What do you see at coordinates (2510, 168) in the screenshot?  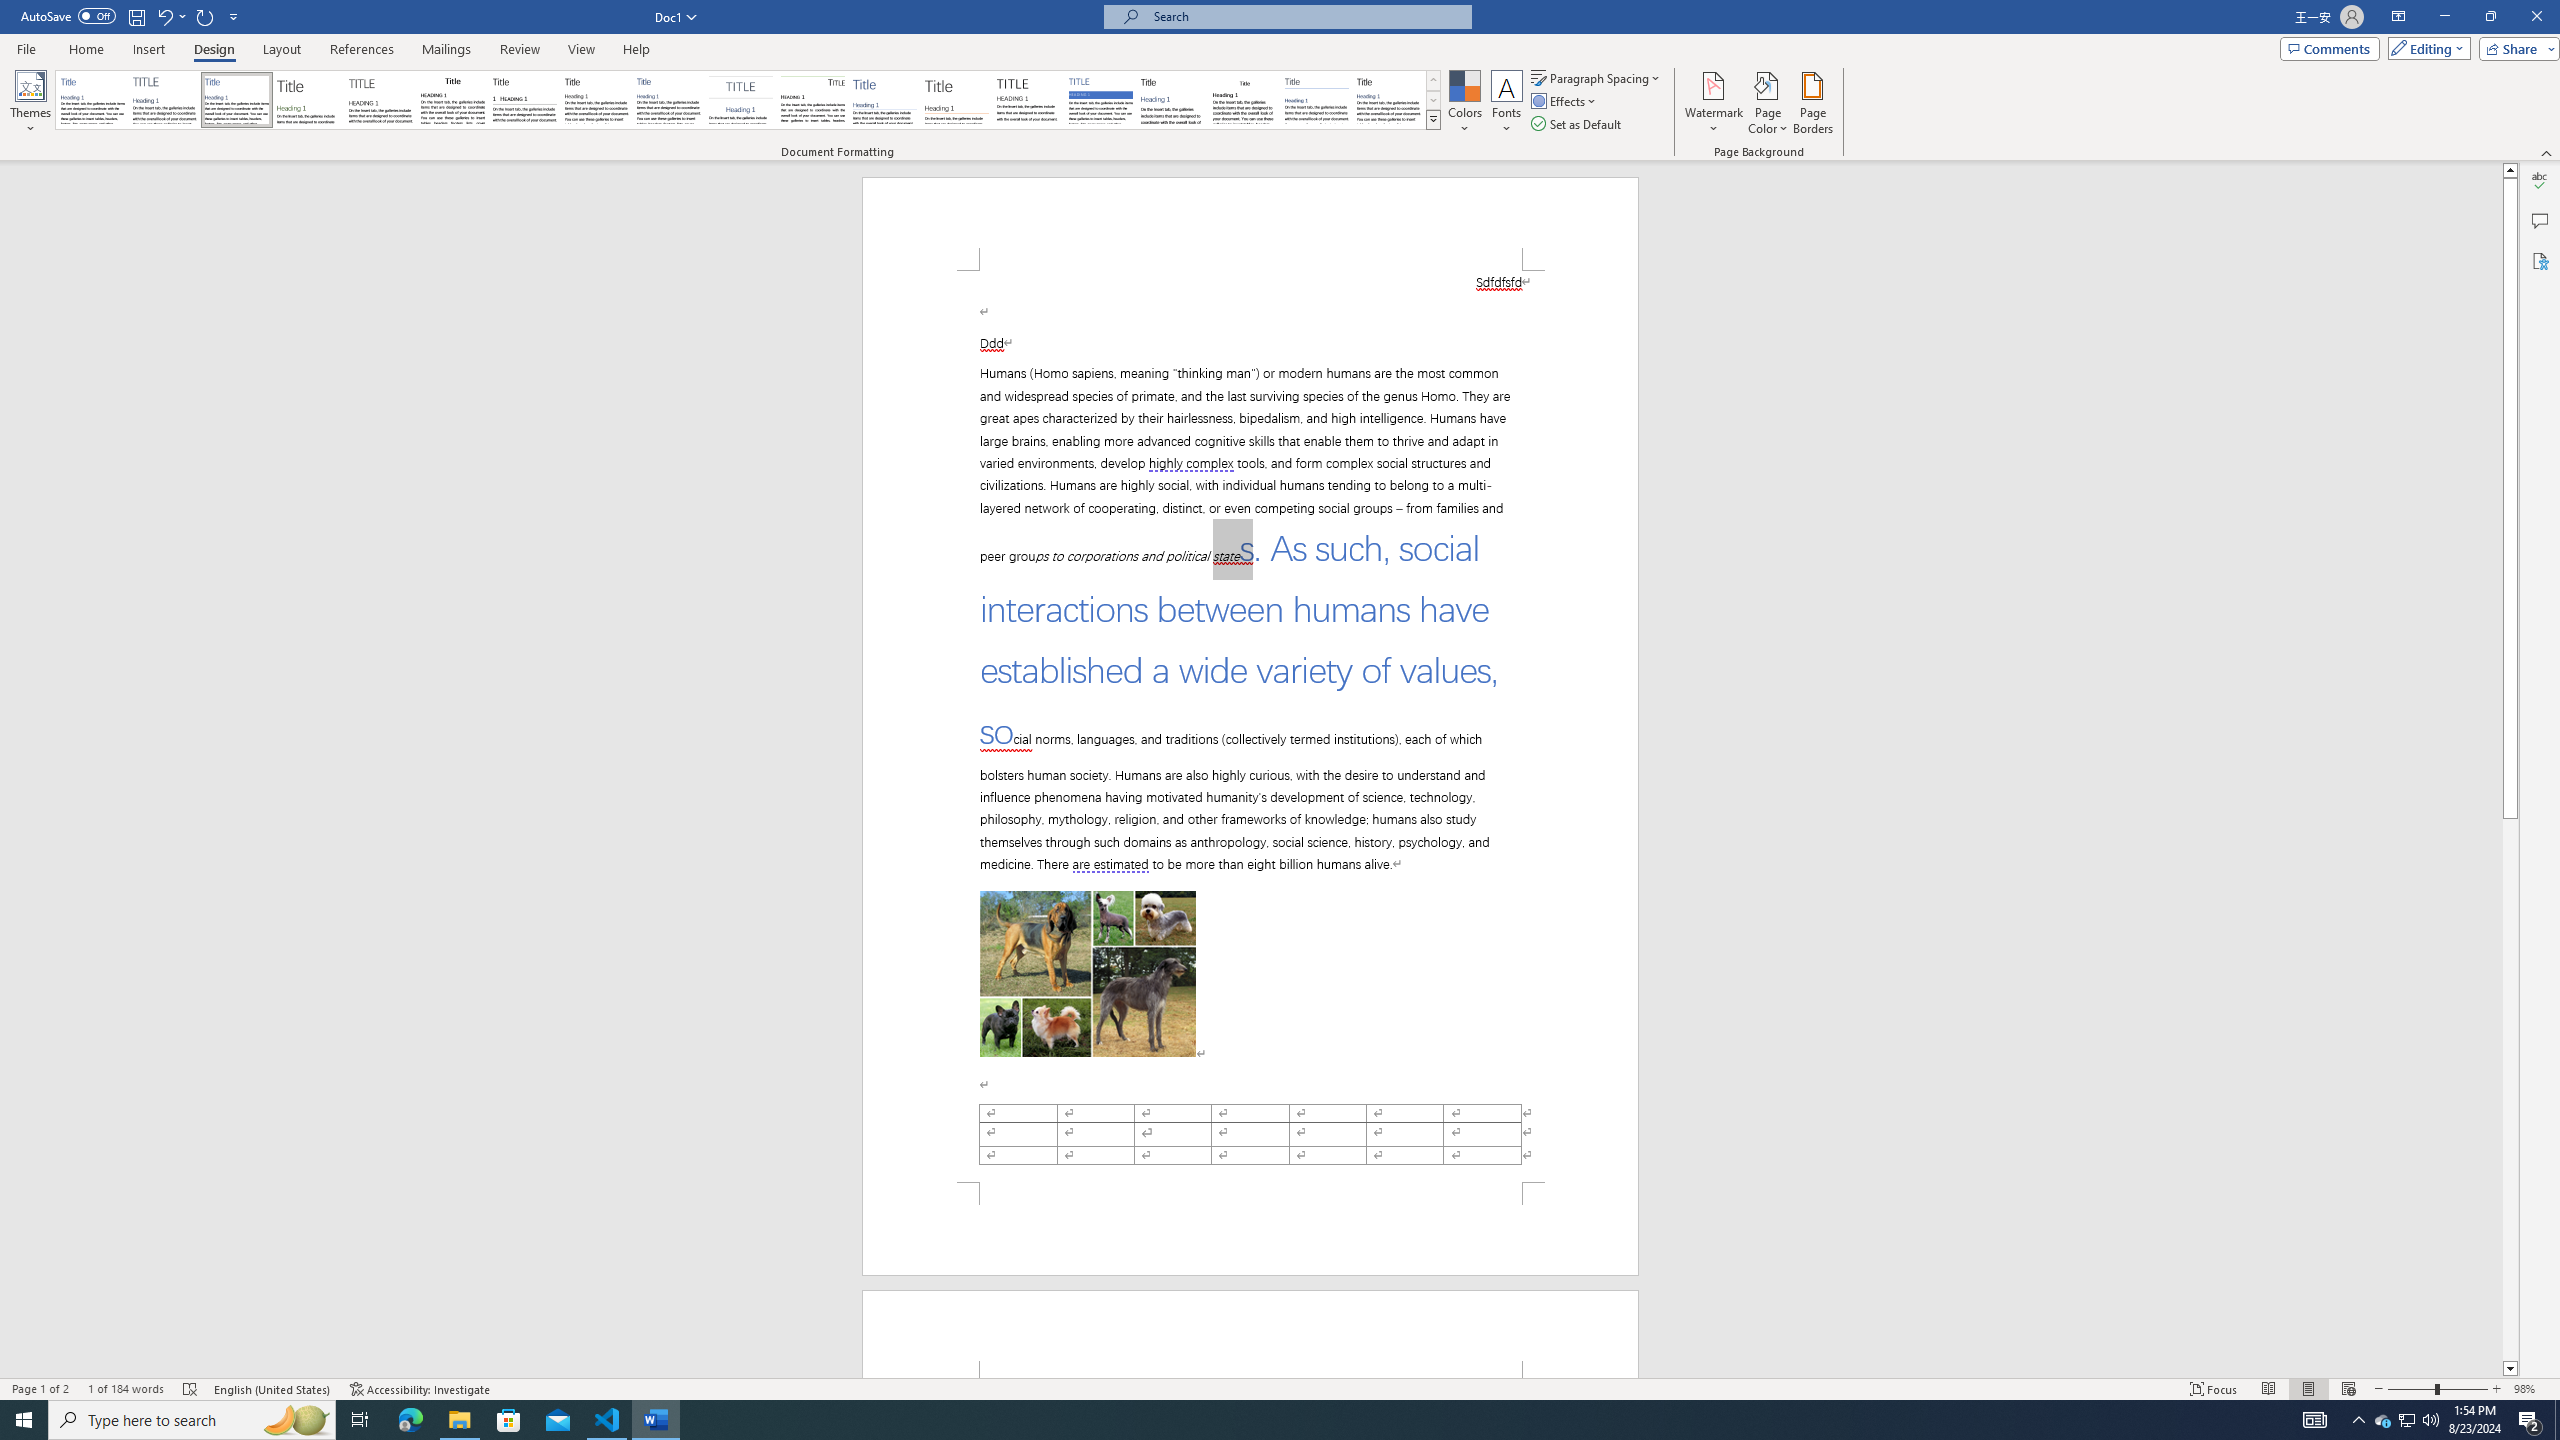 I see `'Line up'` at bounding box center [2510, 168].